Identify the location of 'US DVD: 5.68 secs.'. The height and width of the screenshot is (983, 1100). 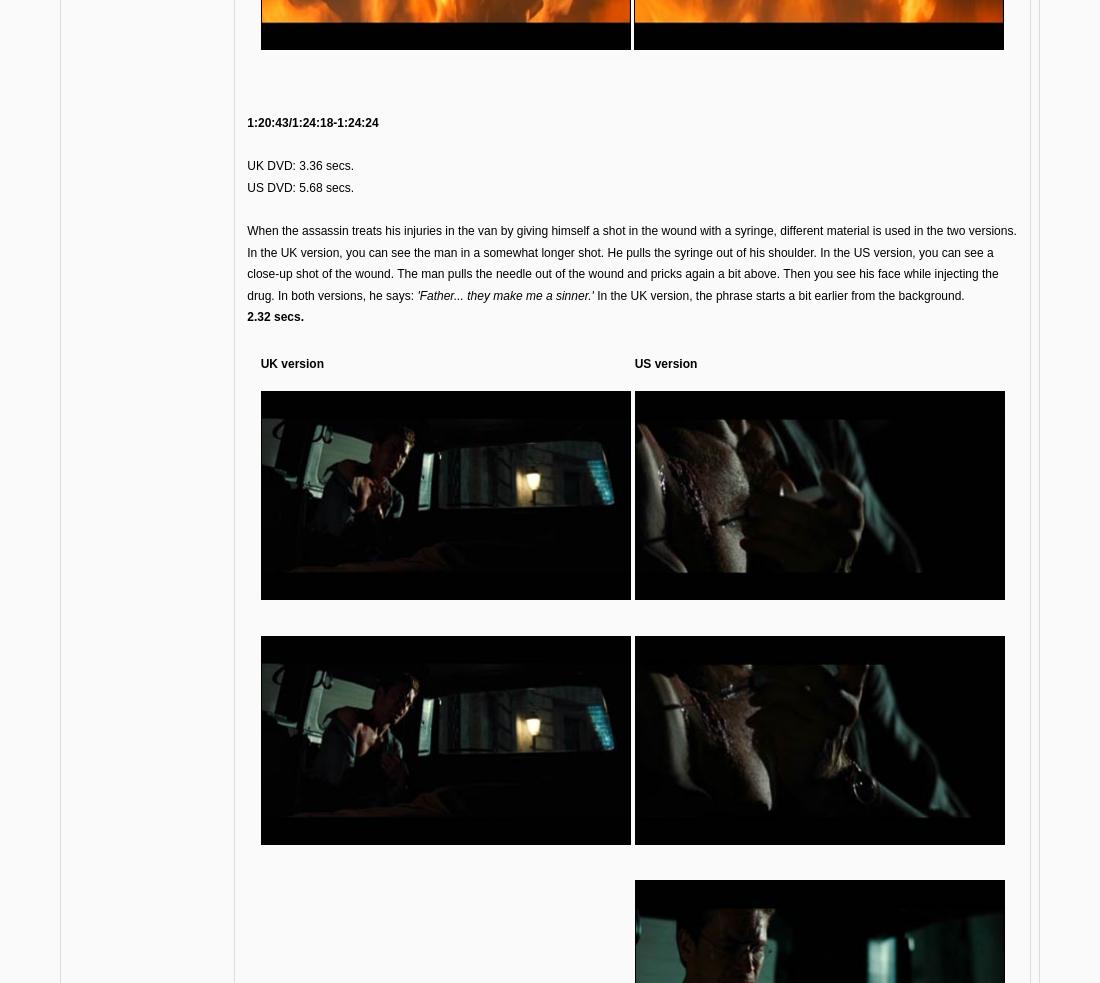
(299, 186).